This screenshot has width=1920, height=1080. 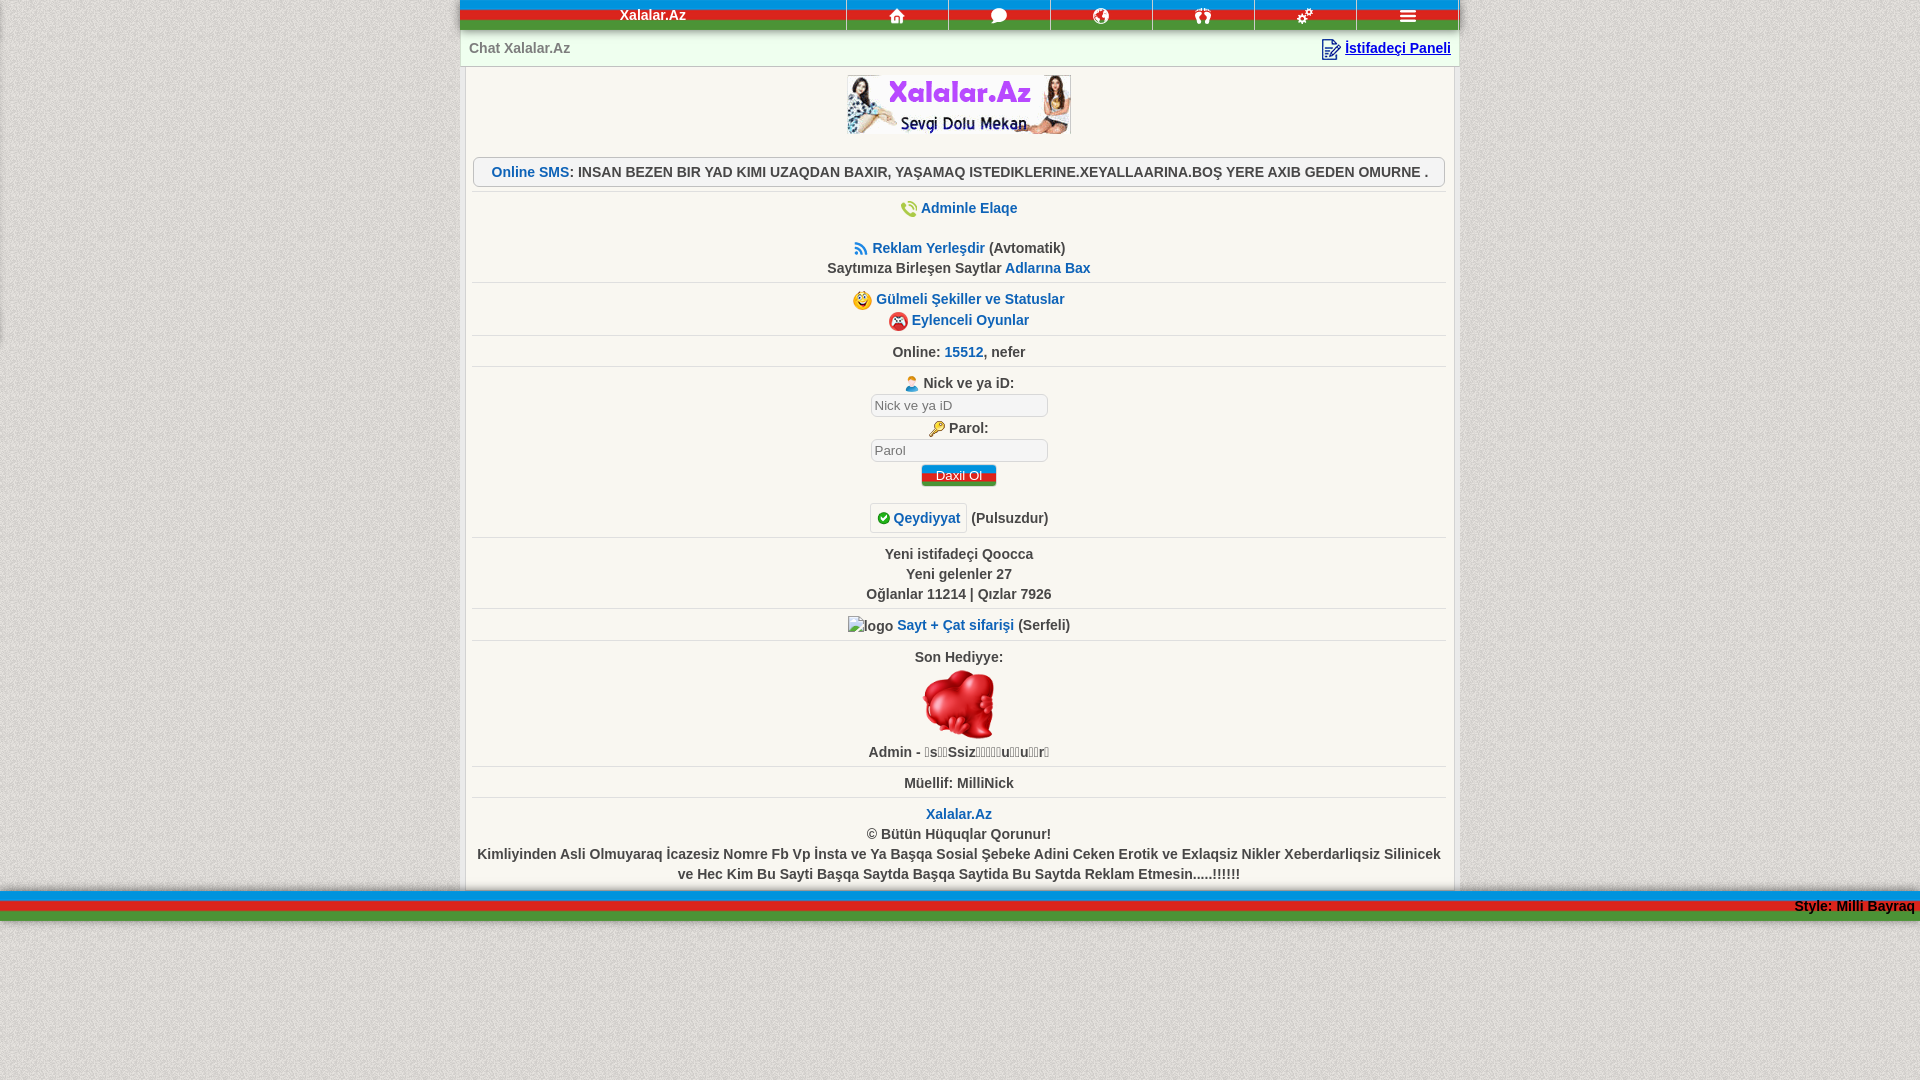 What do you see at coordinates (957, 450) in the screenshot?
I see `'Parol'` at bounding box center [957, 450].